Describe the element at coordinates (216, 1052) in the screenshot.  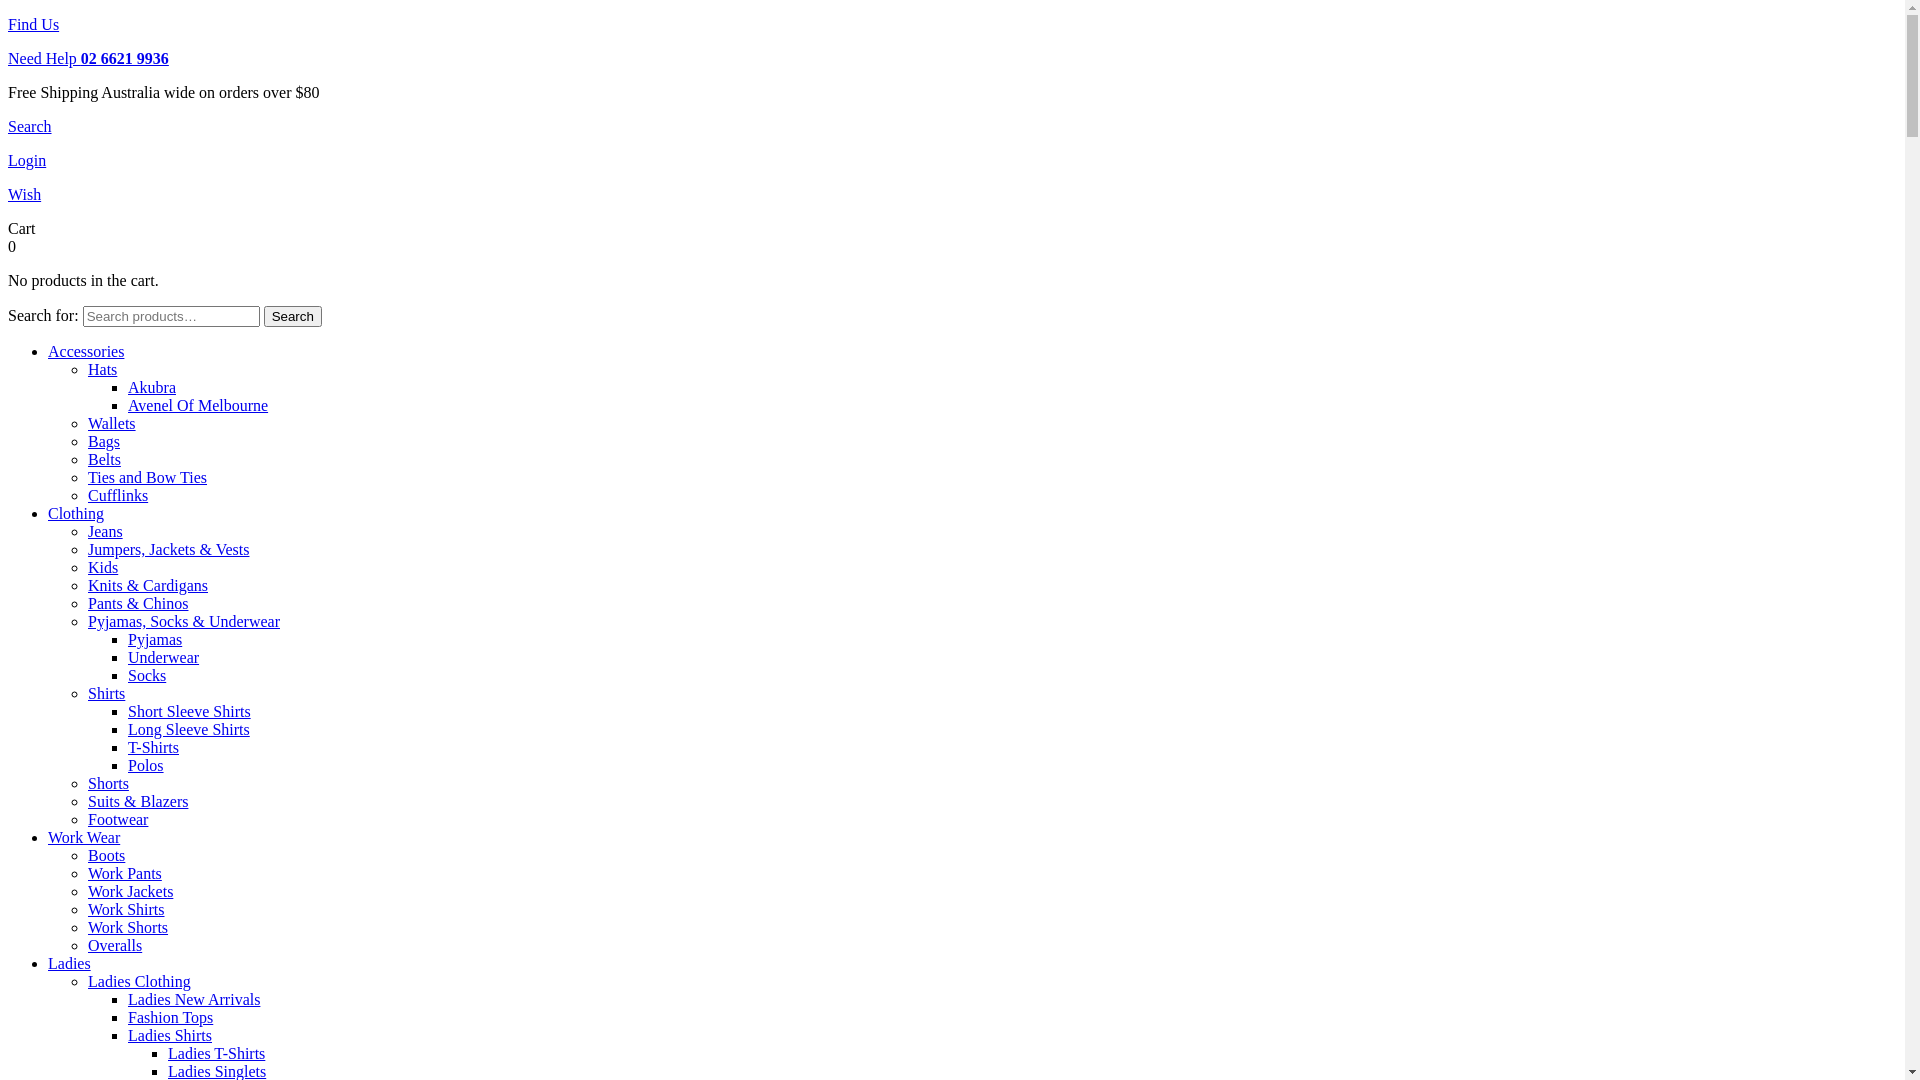
I see `'Ladies T-Shirts'` at that location.